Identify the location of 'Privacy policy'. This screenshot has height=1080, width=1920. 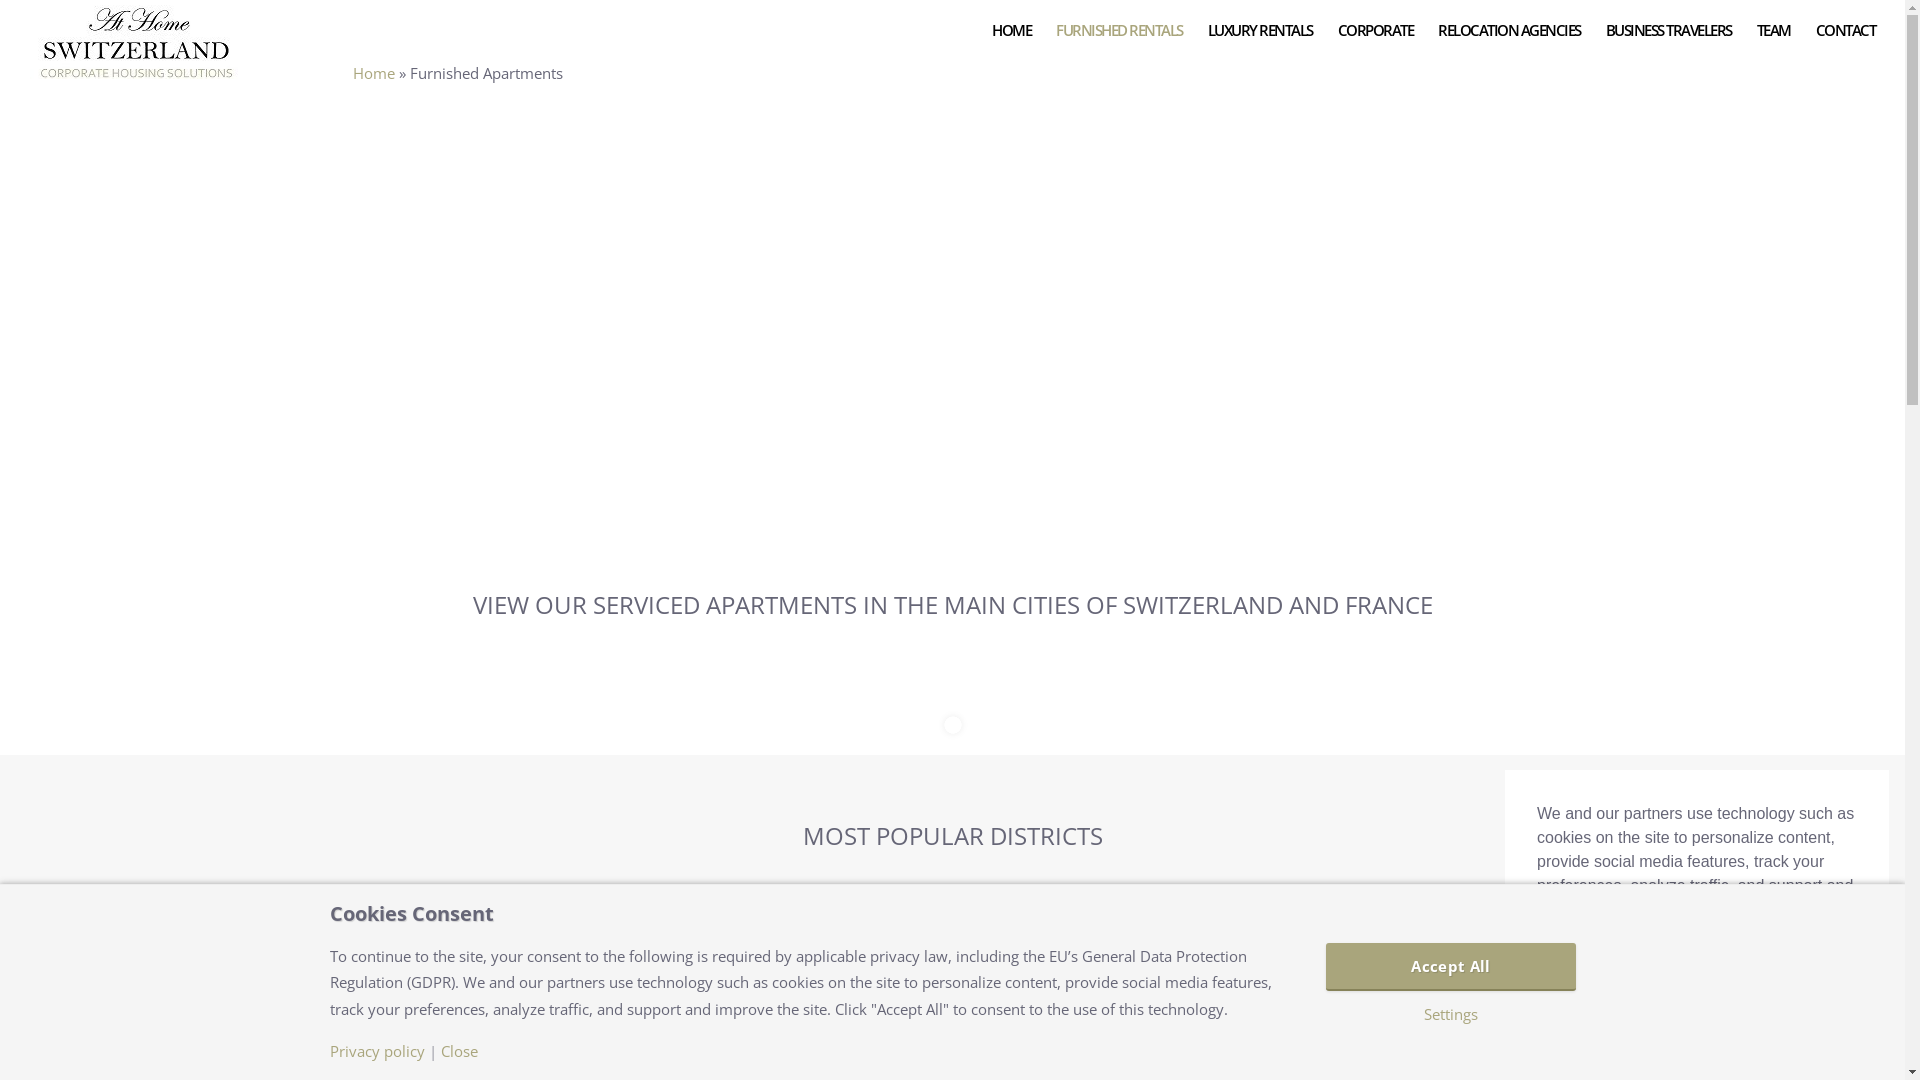
(377, 1050).